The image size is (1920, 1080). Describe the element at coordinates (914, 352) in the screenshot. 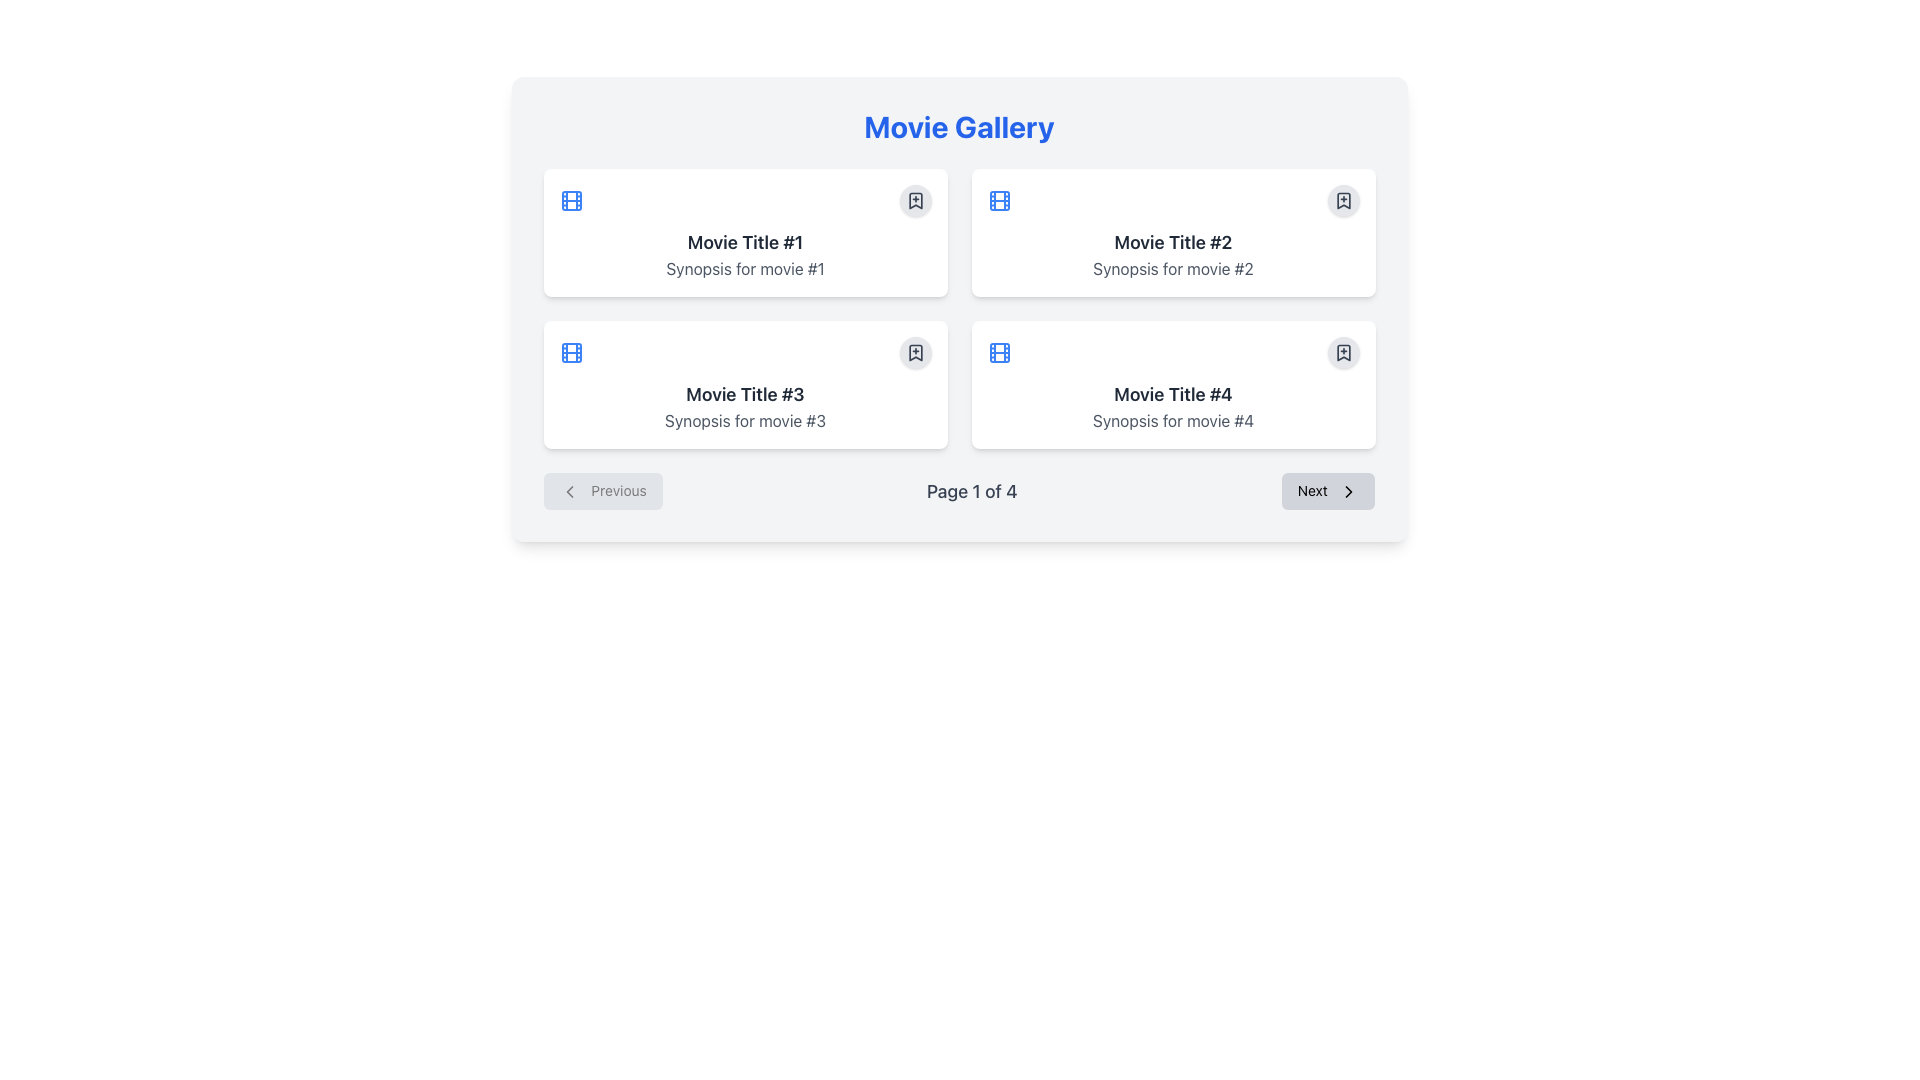

I see `the bookmark button located in the top-right corner of the card titled 'Movie Title #3'` at that location.